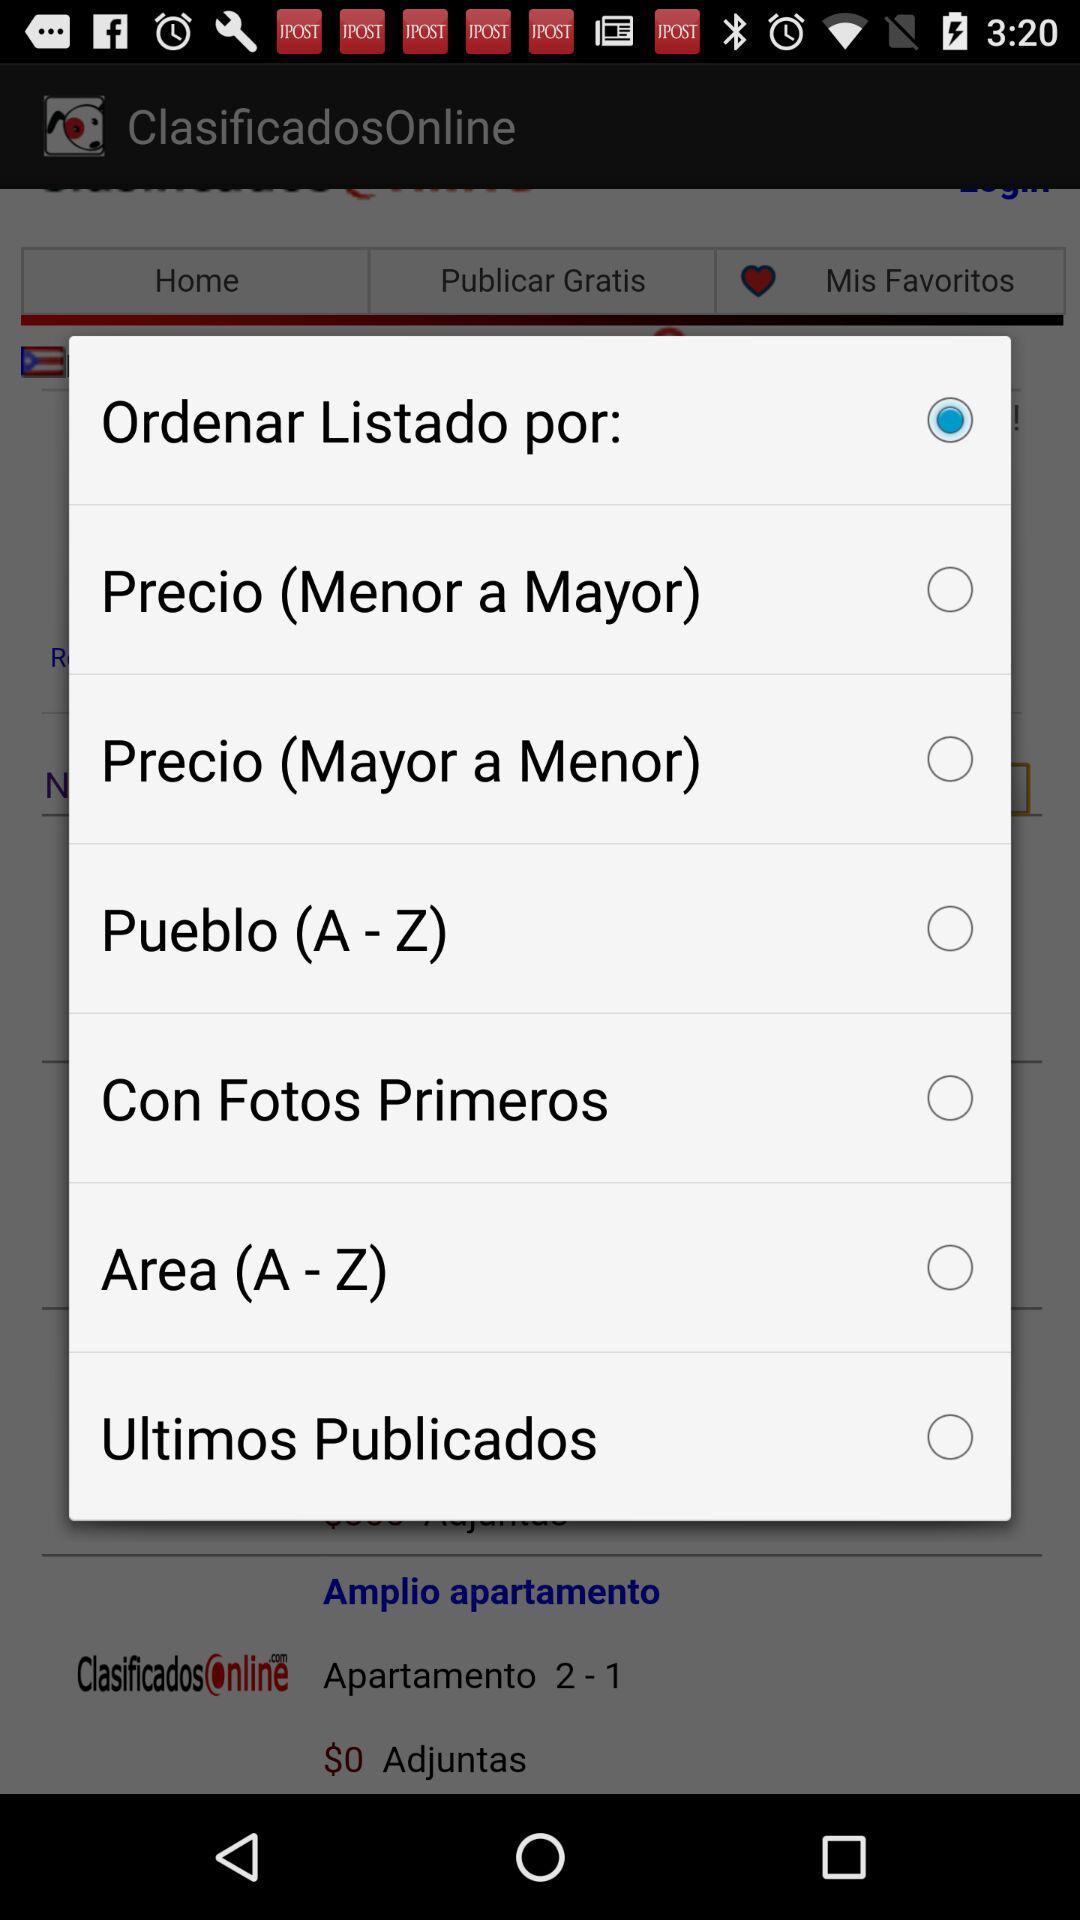  I want to click on the checkbox above area (a - z) icon, so click(540, 1097).